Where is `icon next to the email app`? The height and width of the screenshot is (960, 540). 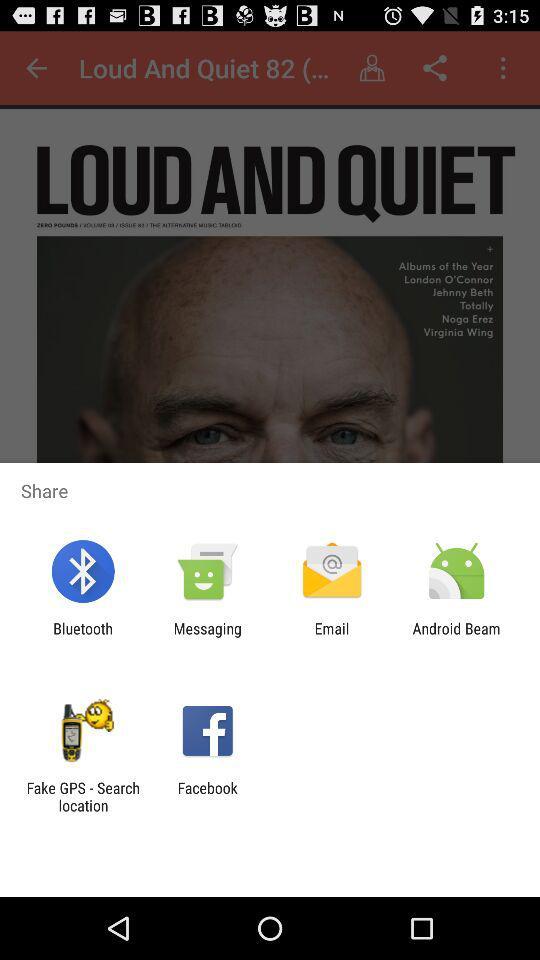
icon next to the email app is located at coordinates (456, 636).